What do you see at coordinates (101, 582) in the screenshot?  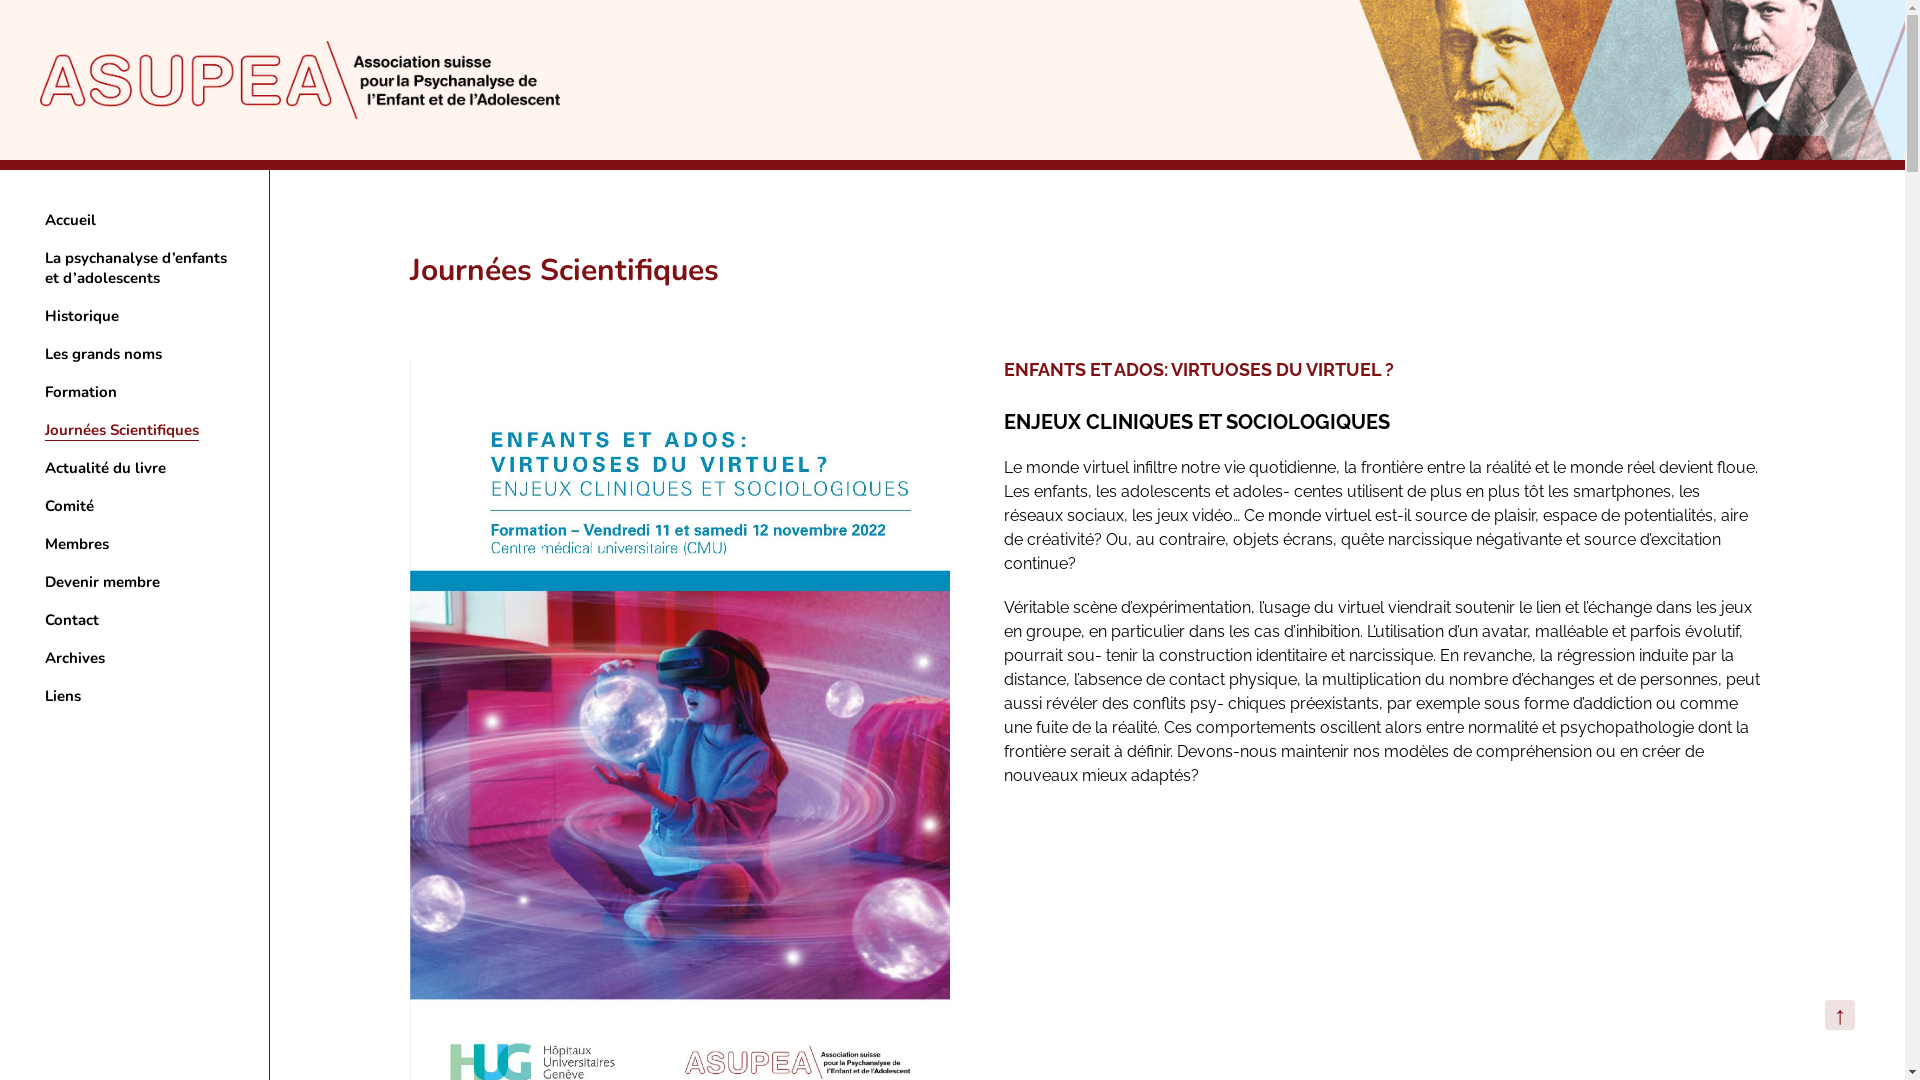 I see `'Devenir membre'` at bounding box center [101, 582].